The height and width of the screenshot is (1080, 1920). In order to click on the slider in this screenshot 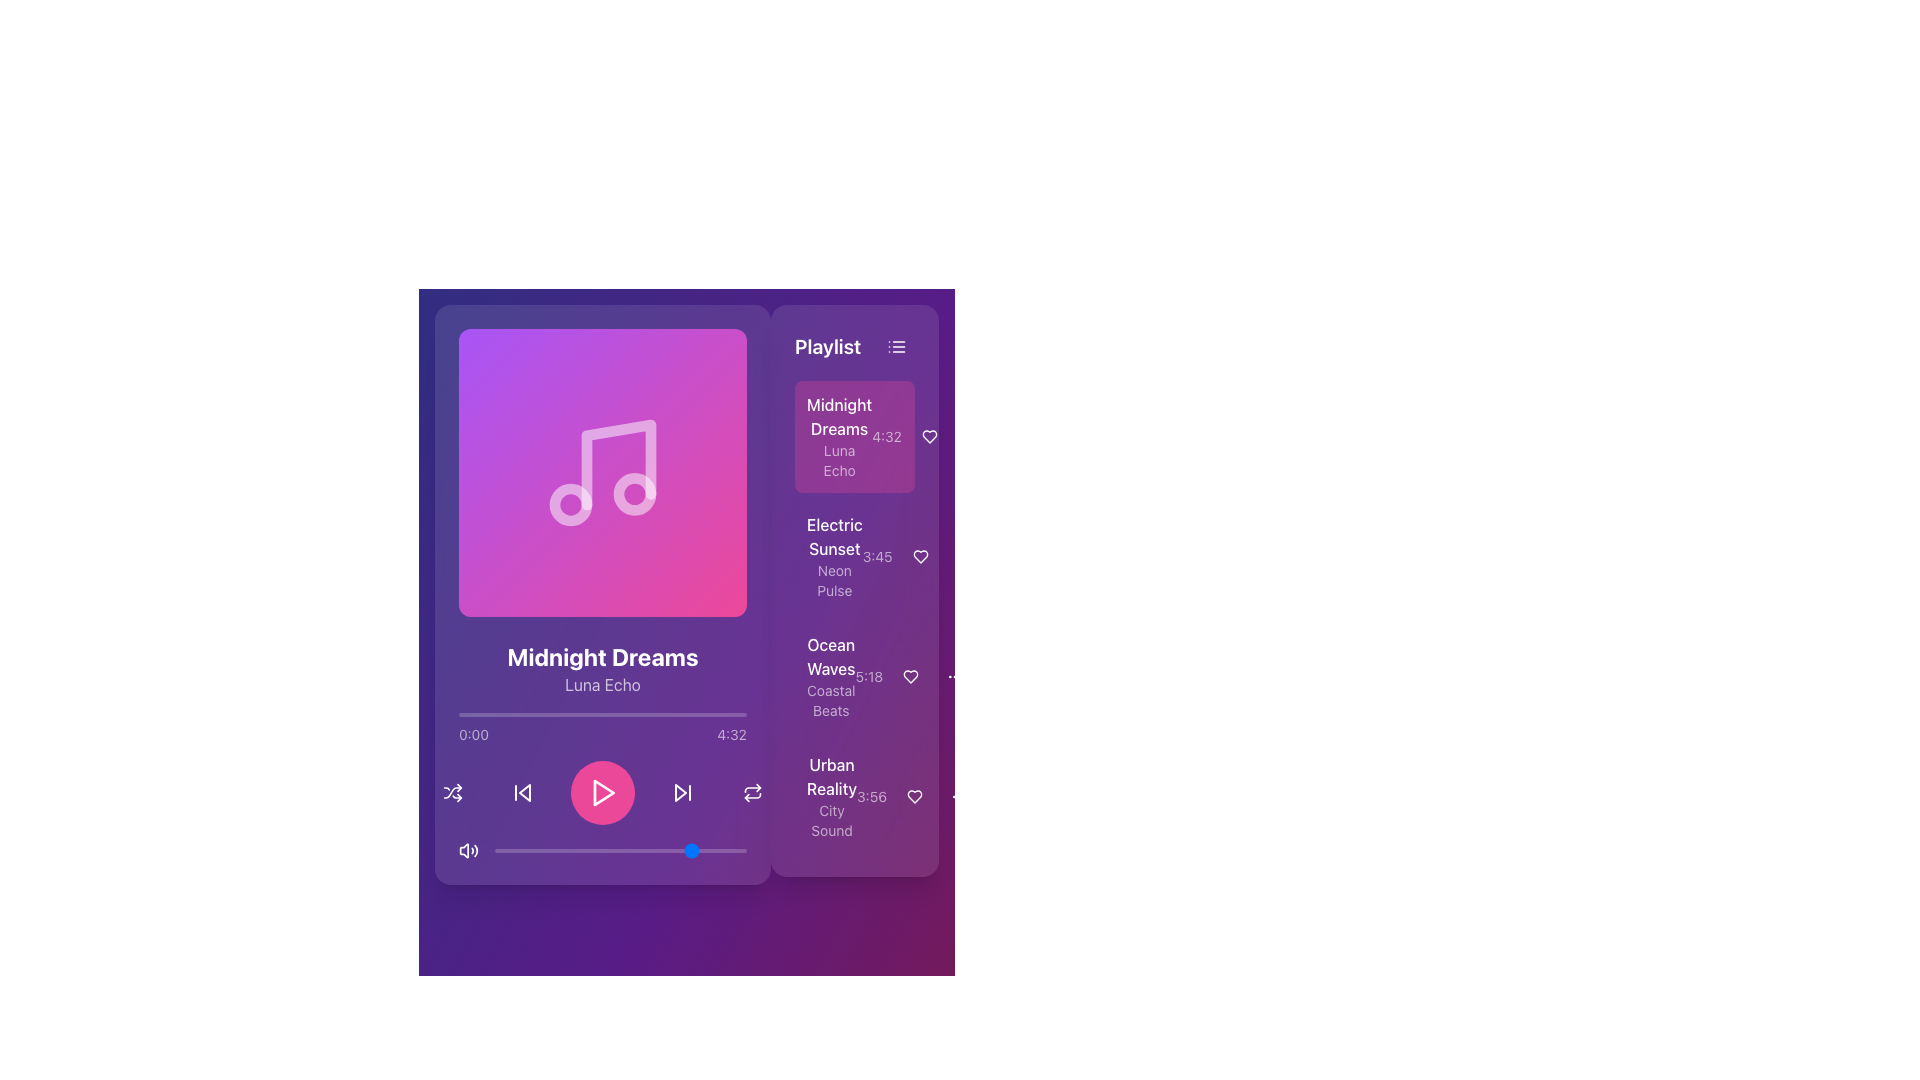, I will do `click(505, 851)`.